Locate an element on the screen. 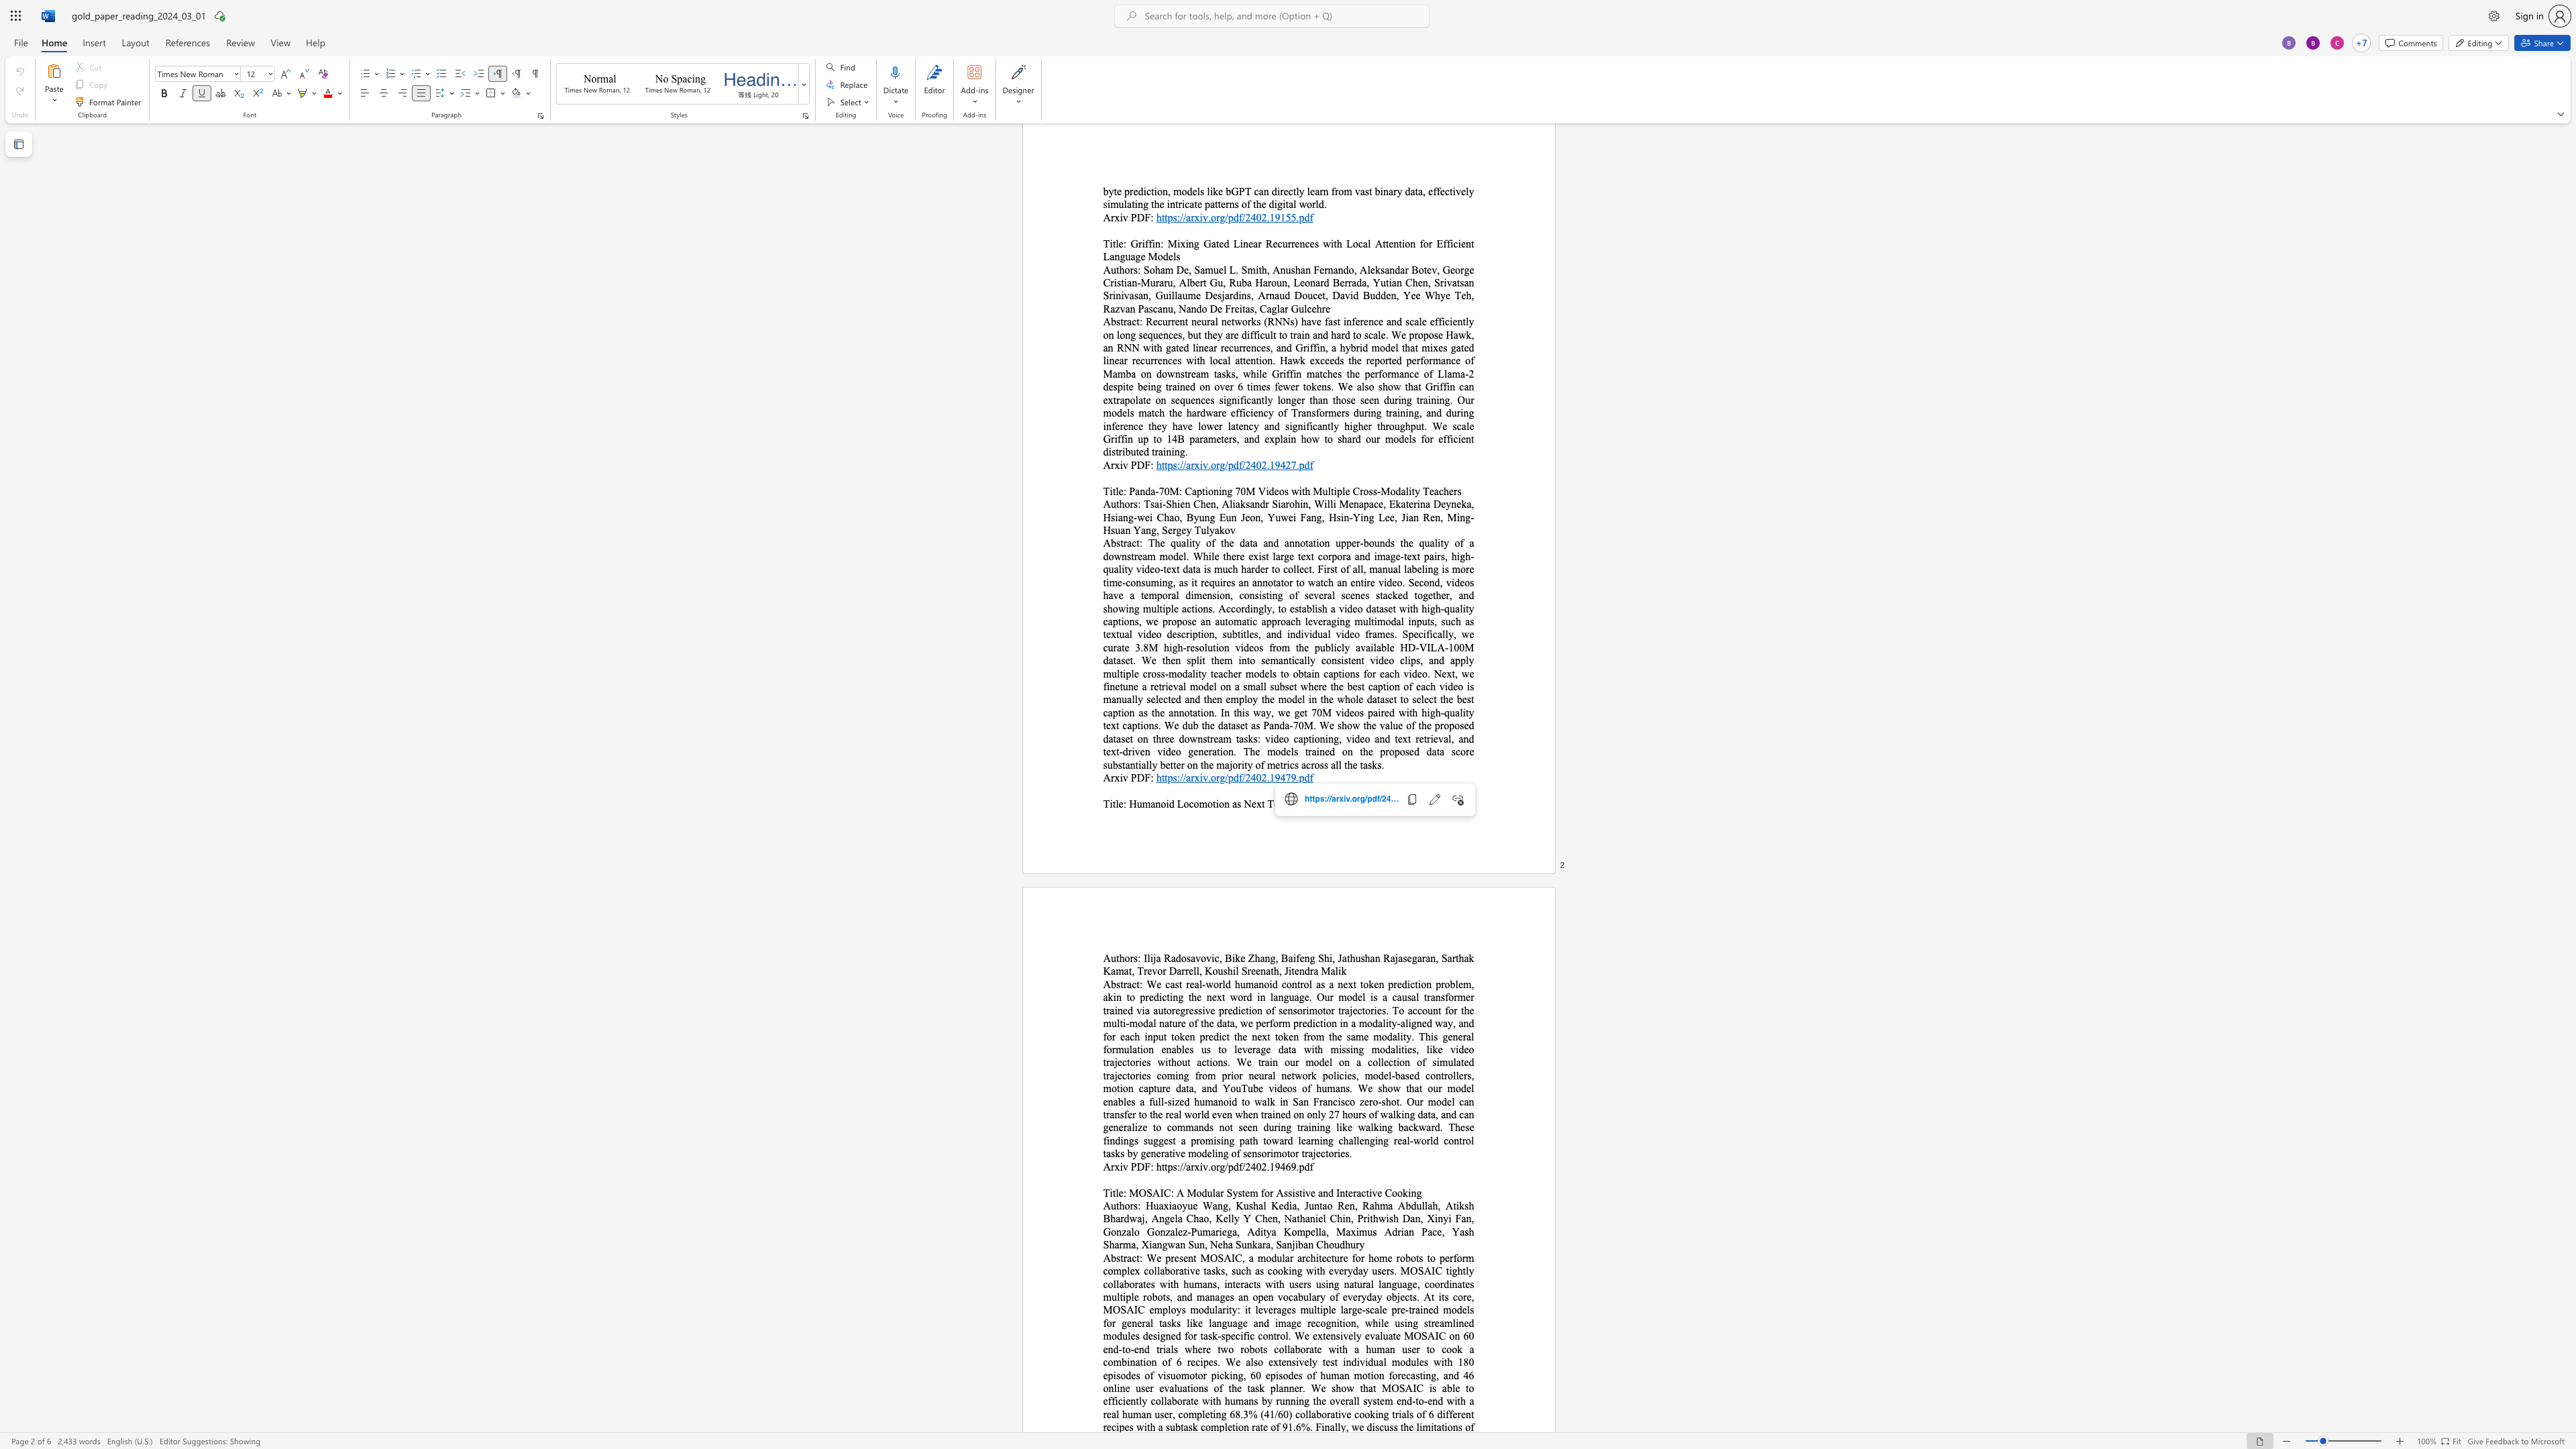  the space between the continuous character "i" and "c" in the text is located at coordinates (1320, 804).